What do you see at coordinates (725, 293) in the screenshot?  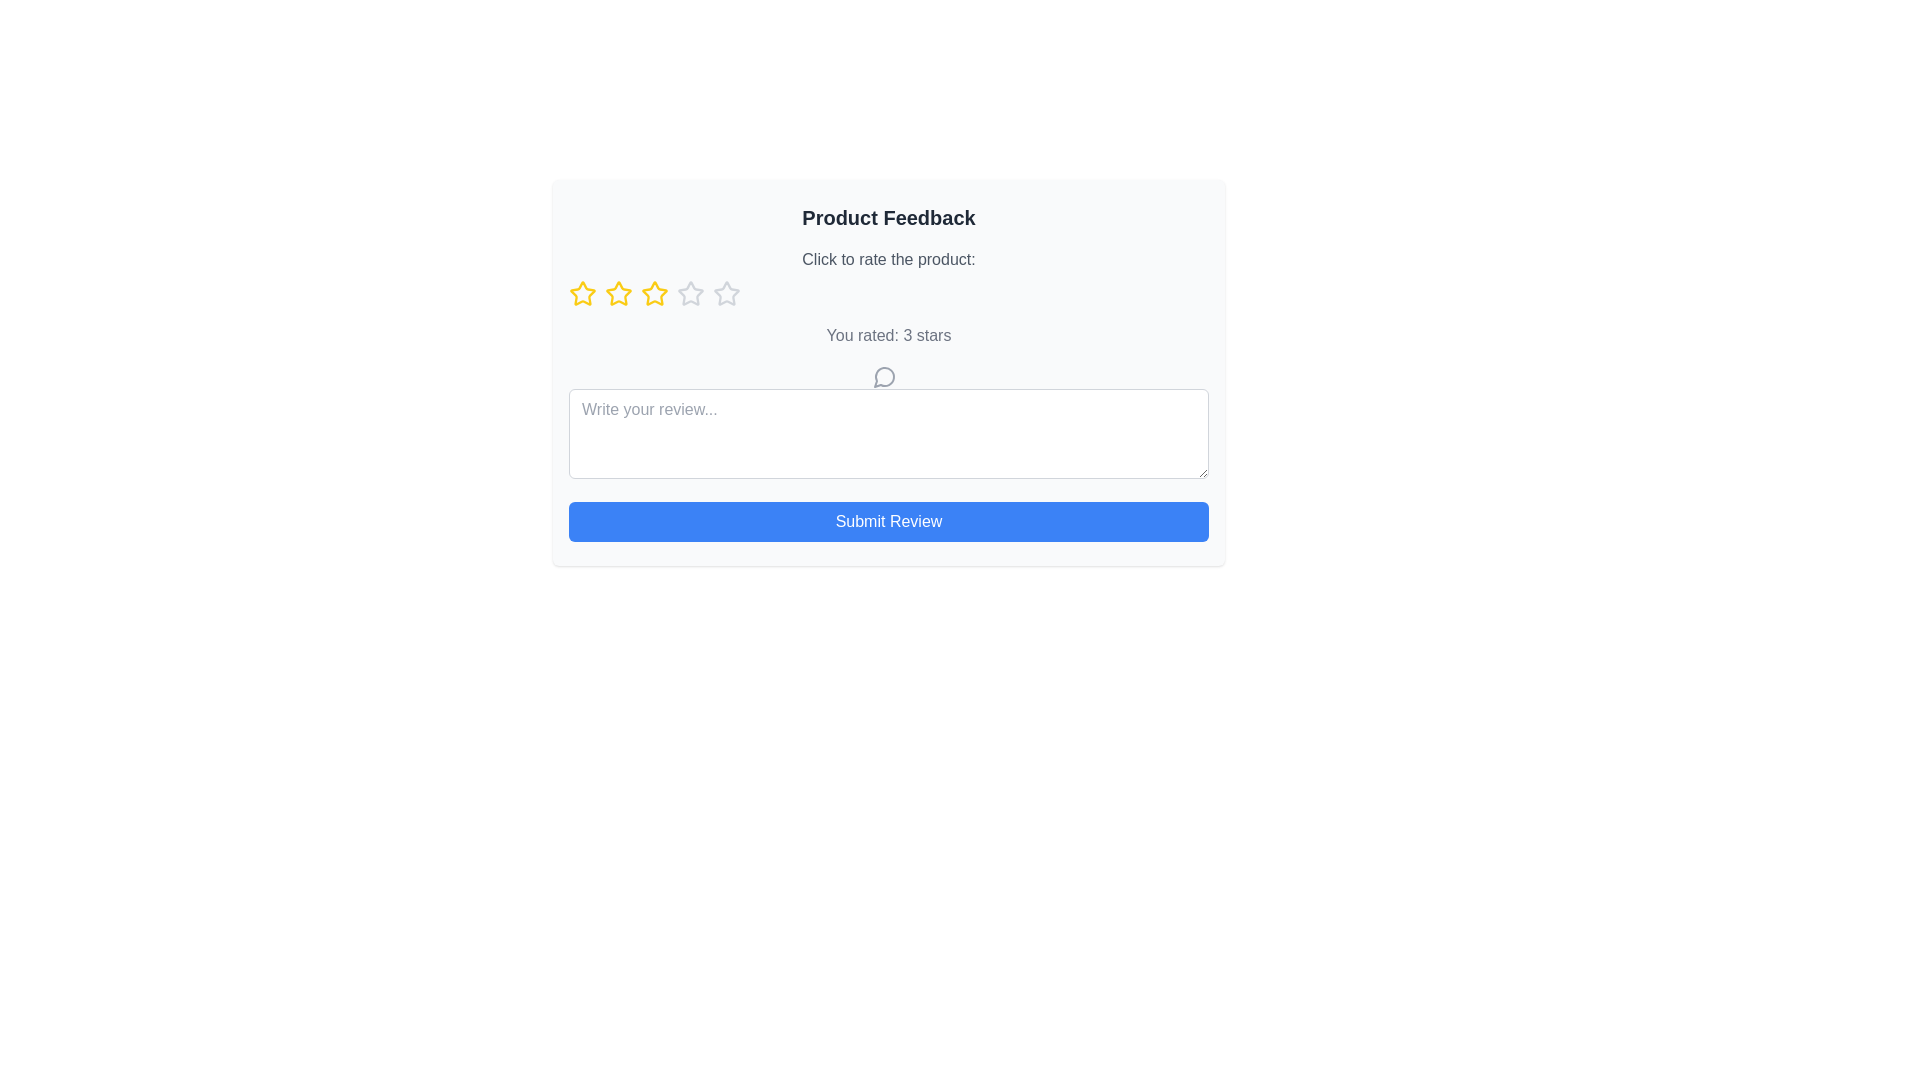 I see `the fourth star-shaped rating icon, which is styled with a gray outline` at bounding box center [725, 293].